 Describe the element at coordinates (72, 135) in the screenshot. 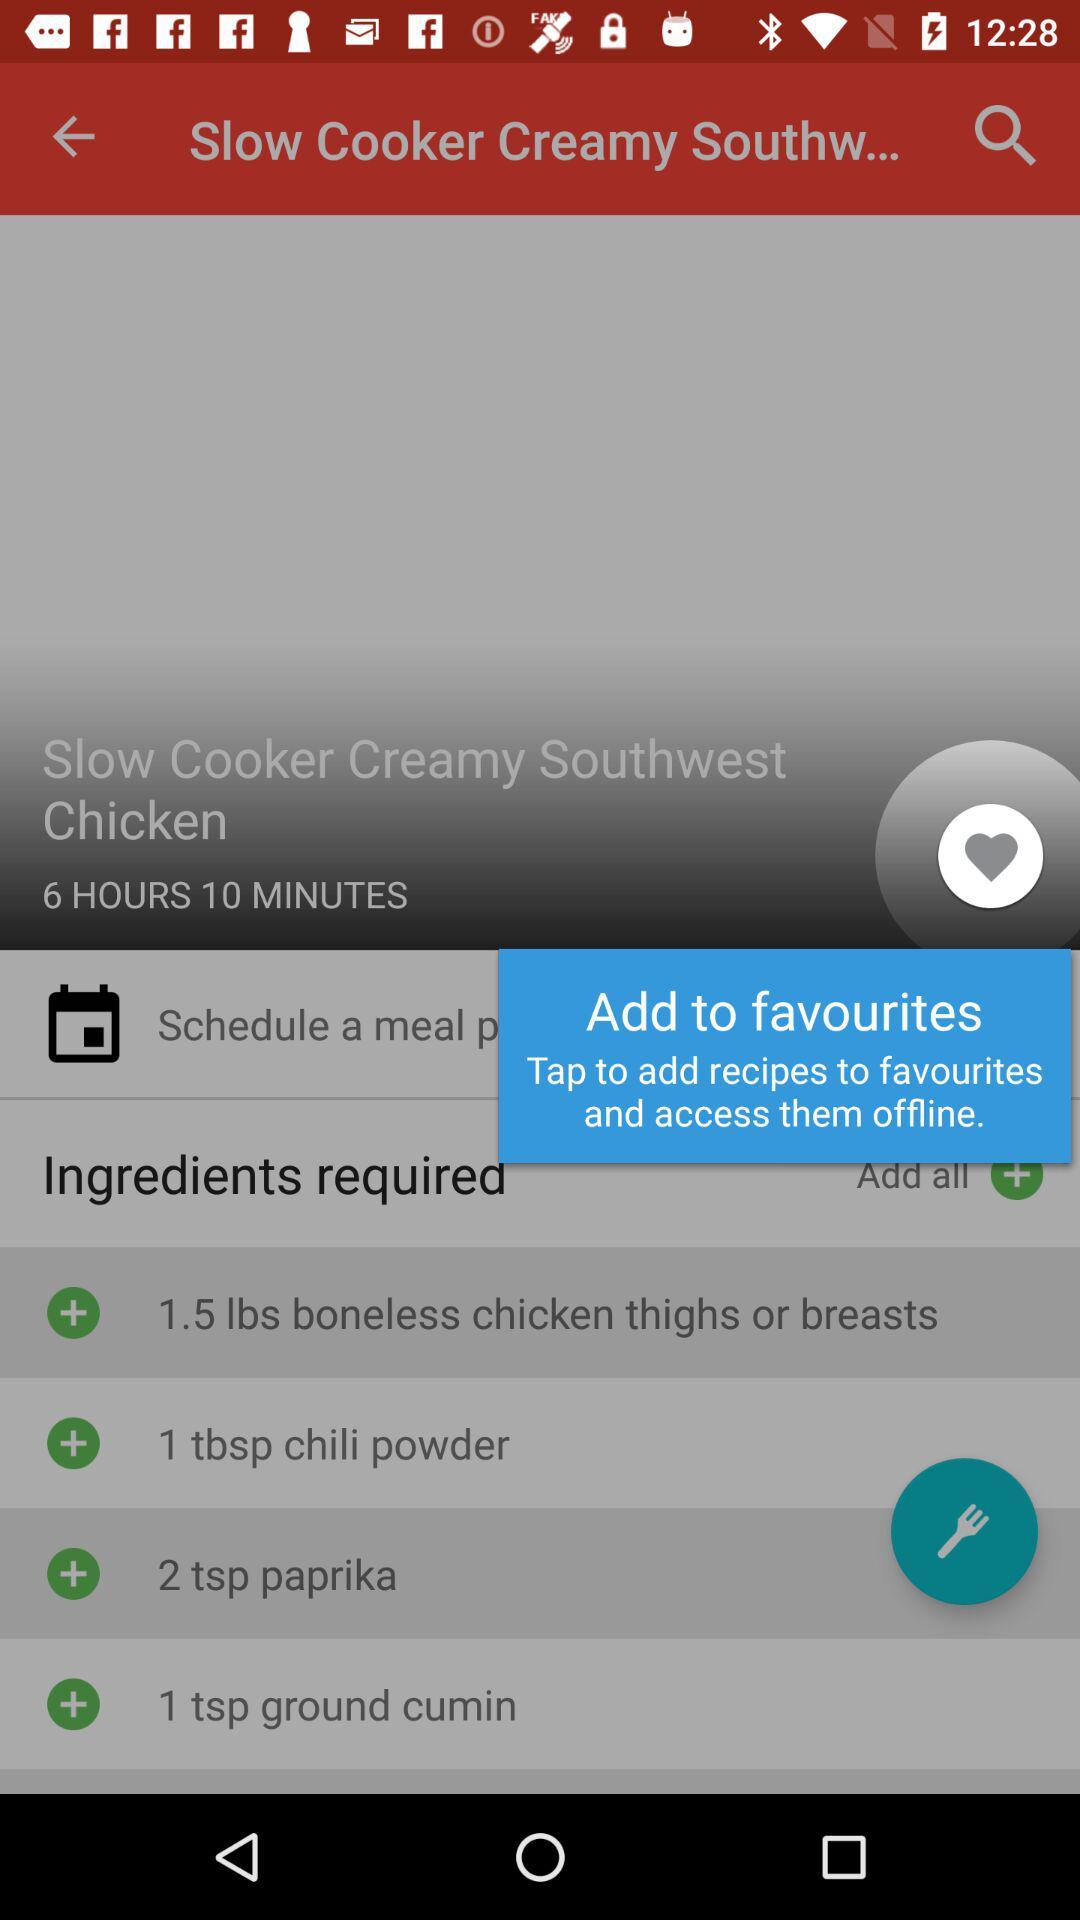

I see `the icon next to the slow cooker creamy` at that location.